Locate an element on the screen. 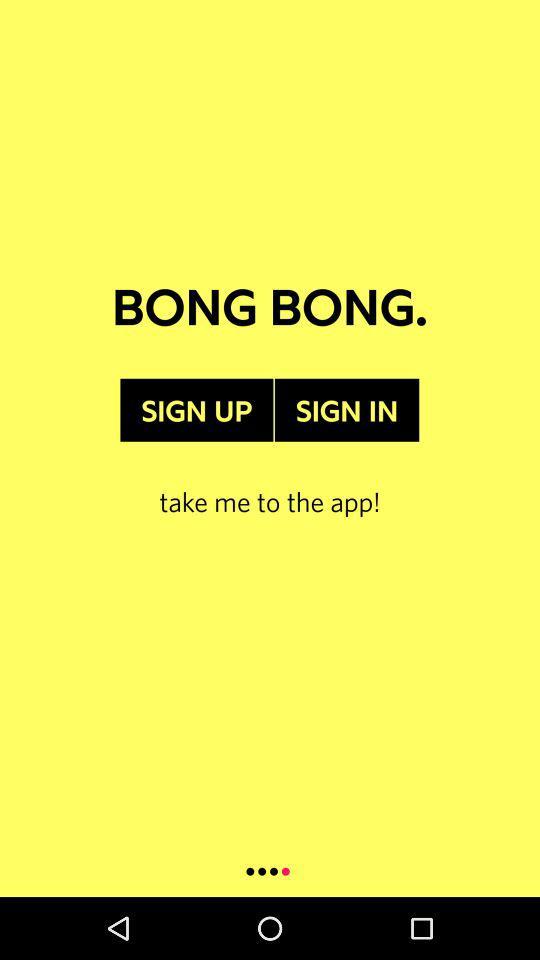 The width and height of the screenshot is (540, 960). sign in icon is located at coordinates (346, 409).